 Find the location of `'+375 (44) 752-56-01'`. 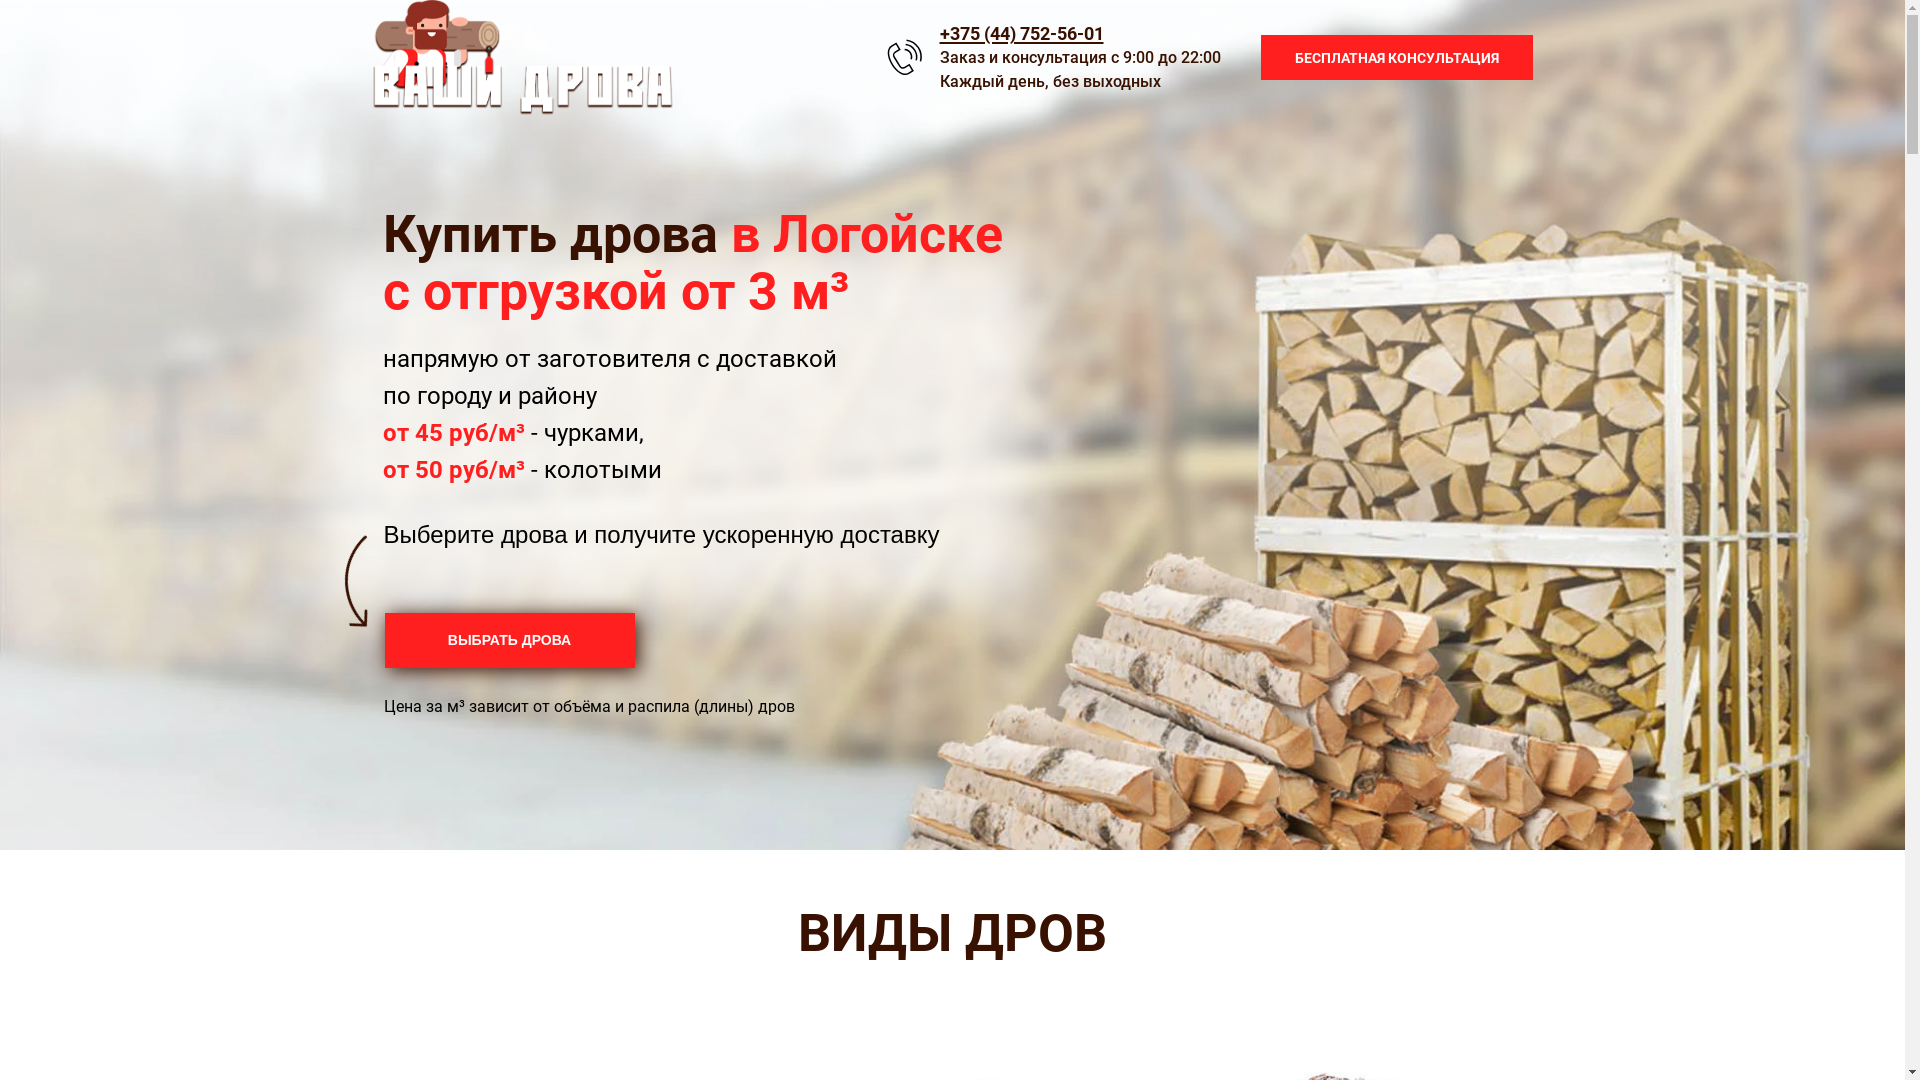

'+375 (44) 752-56-01' is located at coordinates (1022, 32).